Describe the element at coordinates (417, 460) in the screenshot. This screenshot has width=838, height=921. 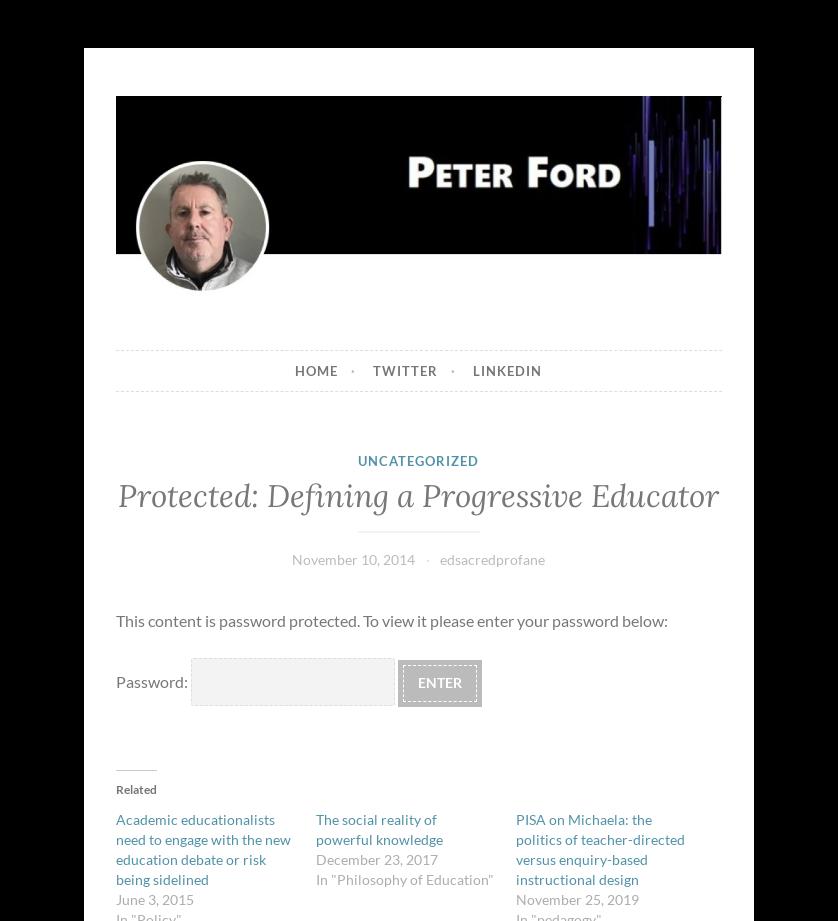
I see `'Uncategorized'` at that location.